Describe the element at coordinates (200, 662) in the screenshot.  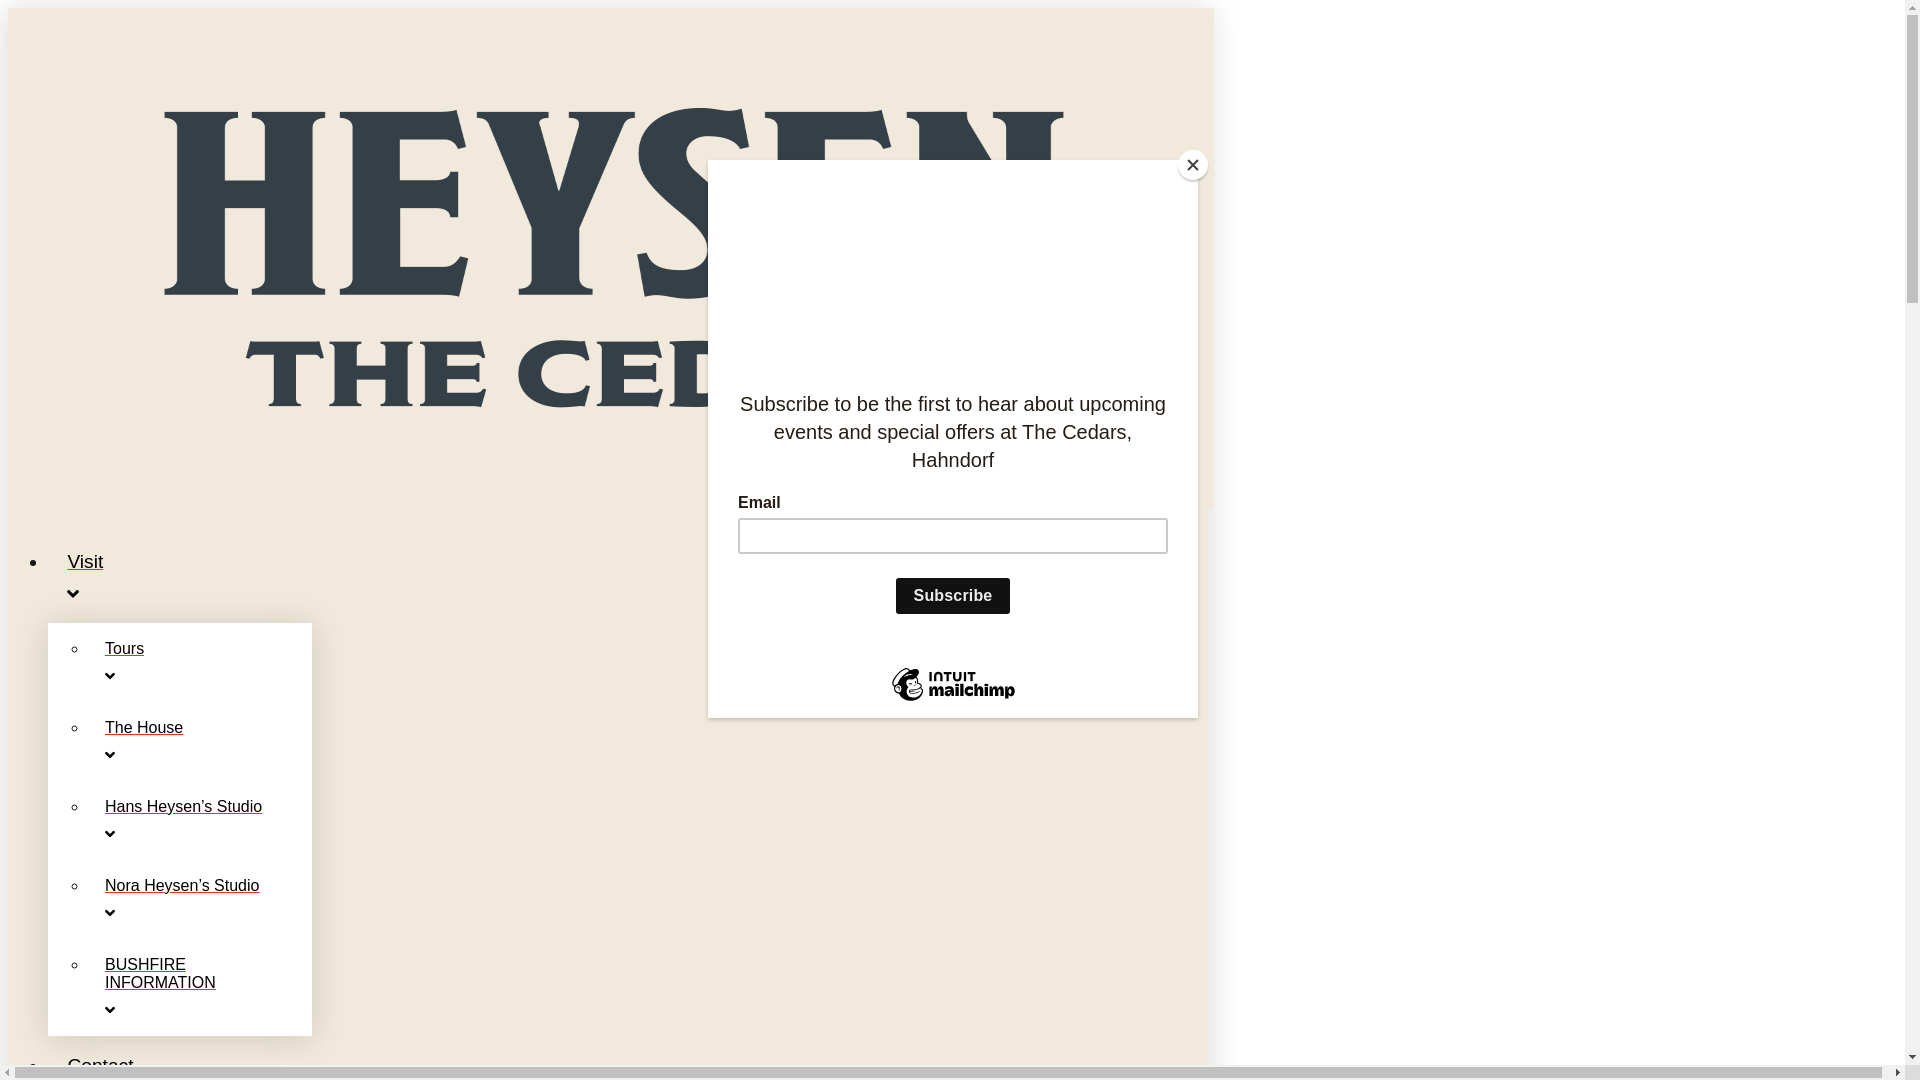
I see `'Tours'` at that location.